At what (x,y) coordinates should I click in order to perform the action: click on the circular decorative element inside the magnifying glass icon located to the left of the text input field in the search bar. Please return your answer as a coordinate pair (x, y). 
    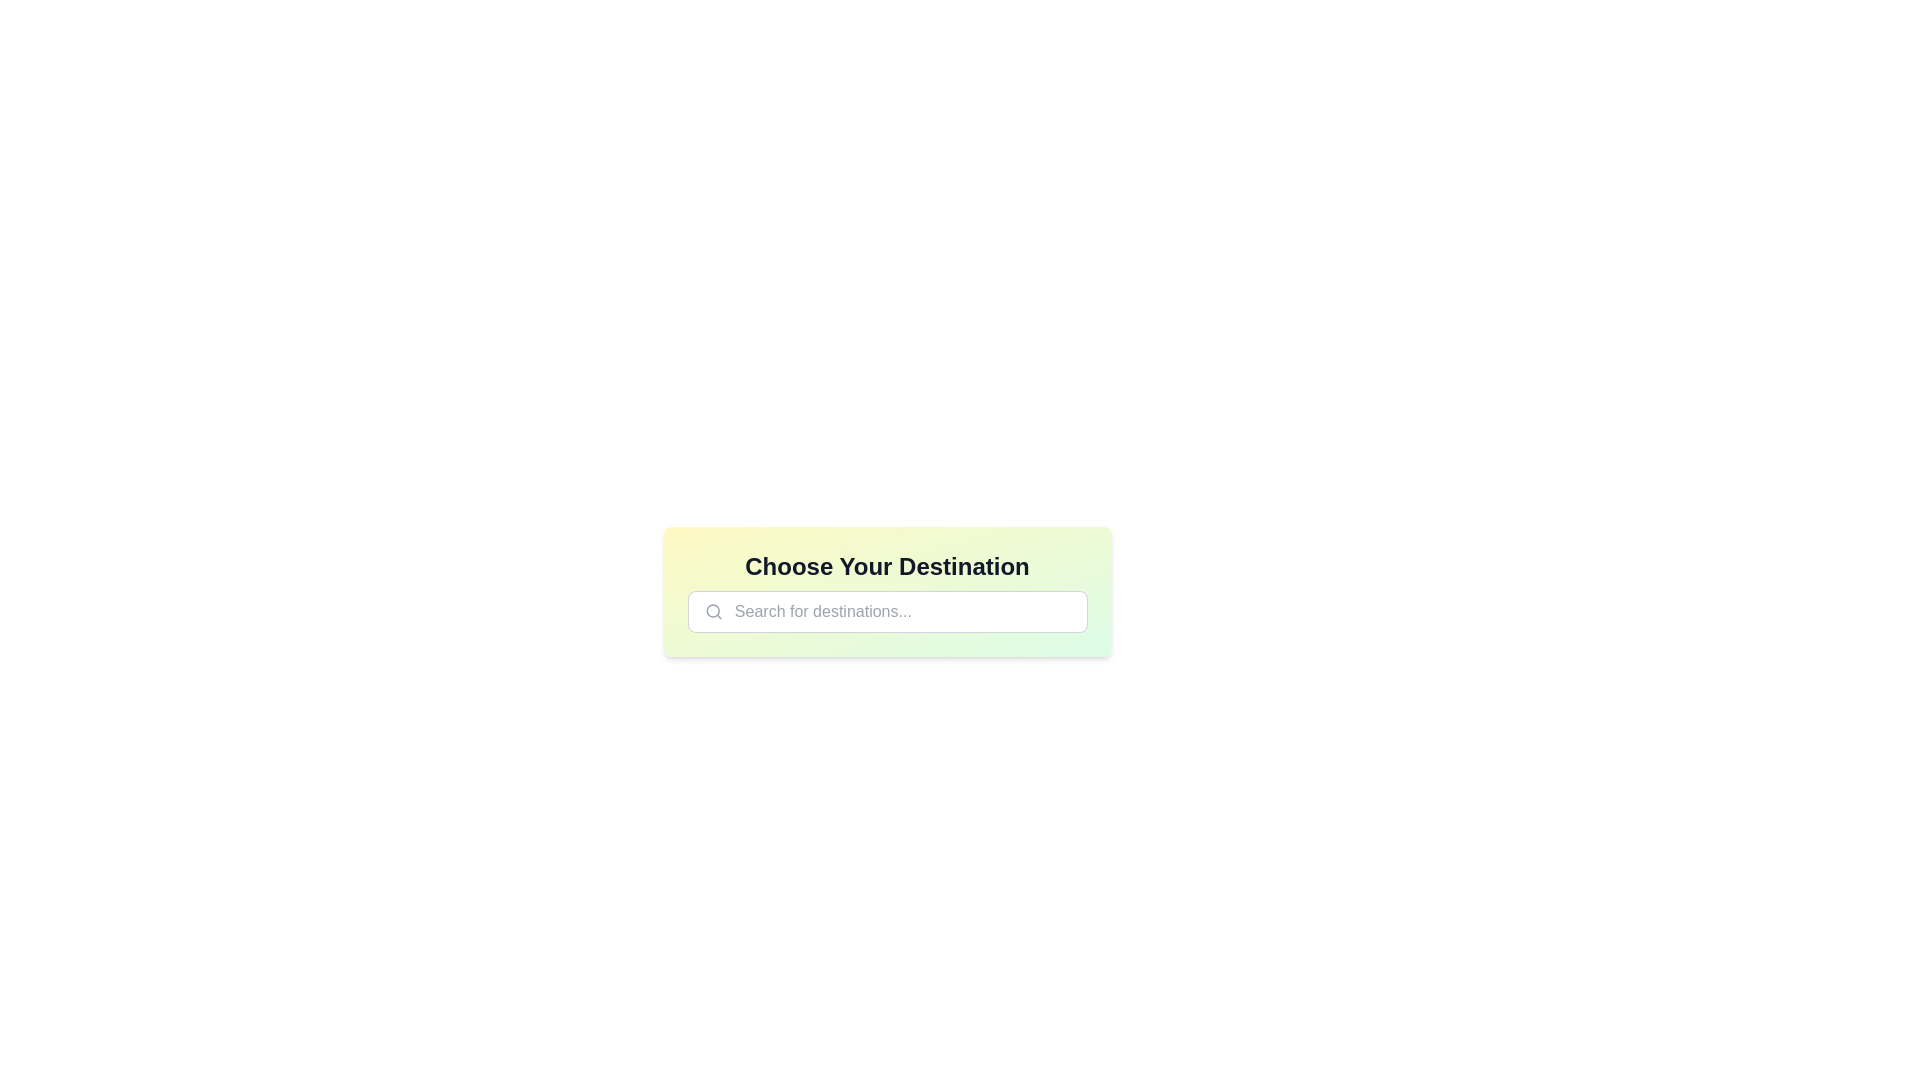
    Looking at the image, I should click on (712, 610).